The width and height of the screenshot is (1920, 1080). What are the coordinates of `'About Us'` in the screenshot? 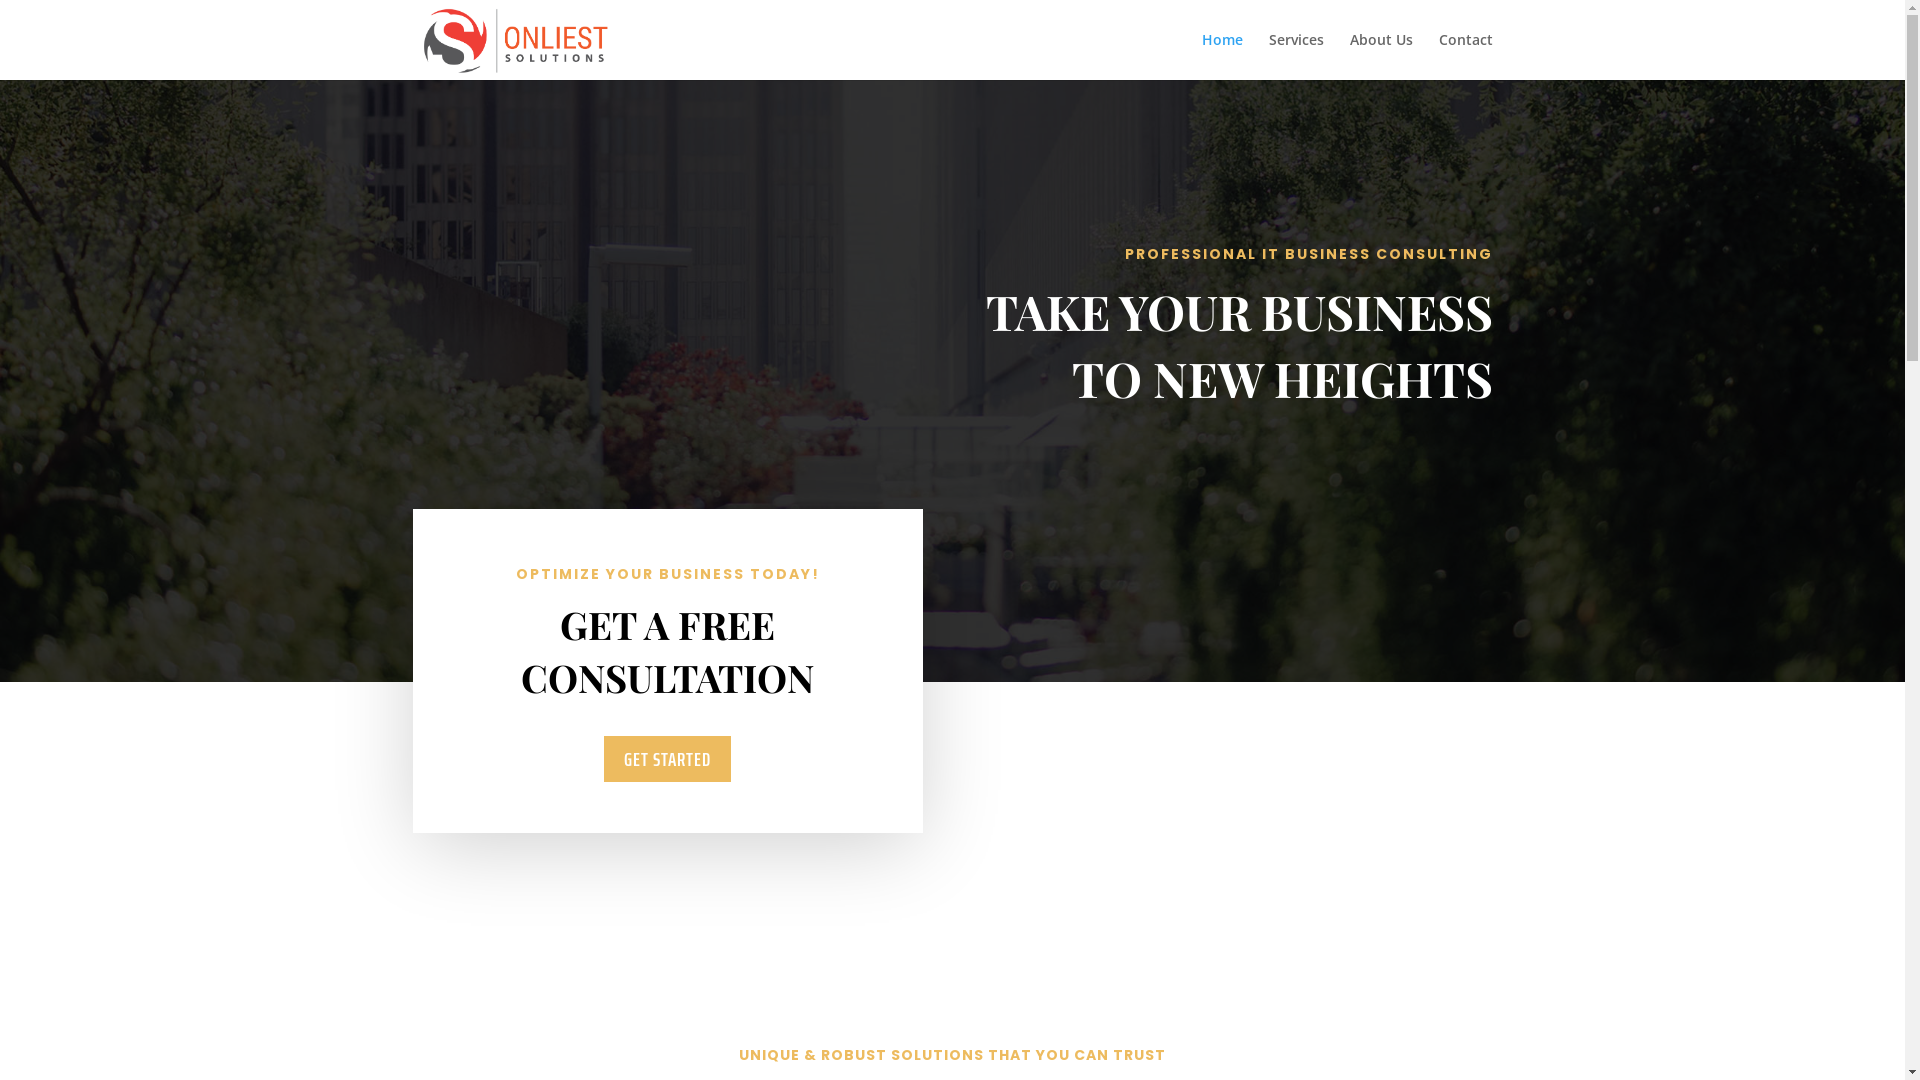 It's located at (1349, 55).